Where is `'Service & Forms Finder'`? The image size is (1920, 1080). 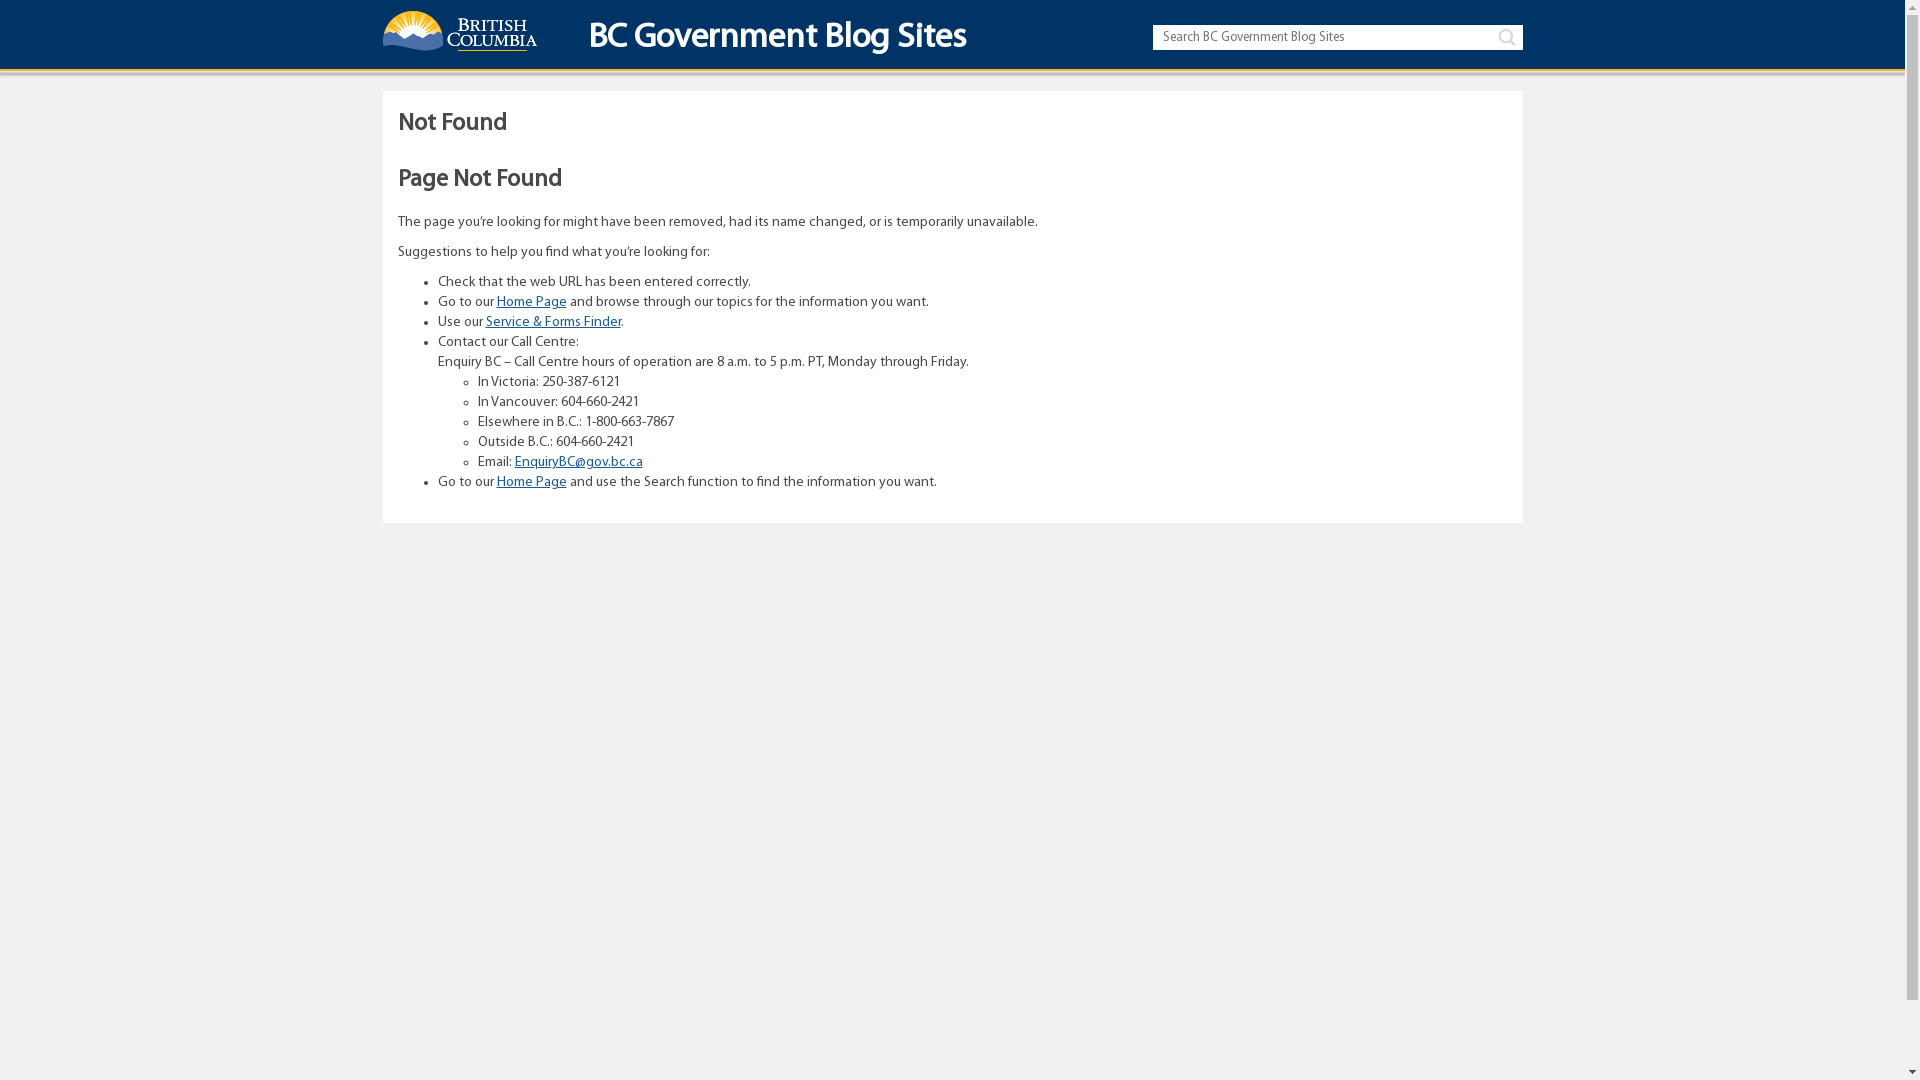 'Service & Forms Finder' is located at coordinates (553, 321).